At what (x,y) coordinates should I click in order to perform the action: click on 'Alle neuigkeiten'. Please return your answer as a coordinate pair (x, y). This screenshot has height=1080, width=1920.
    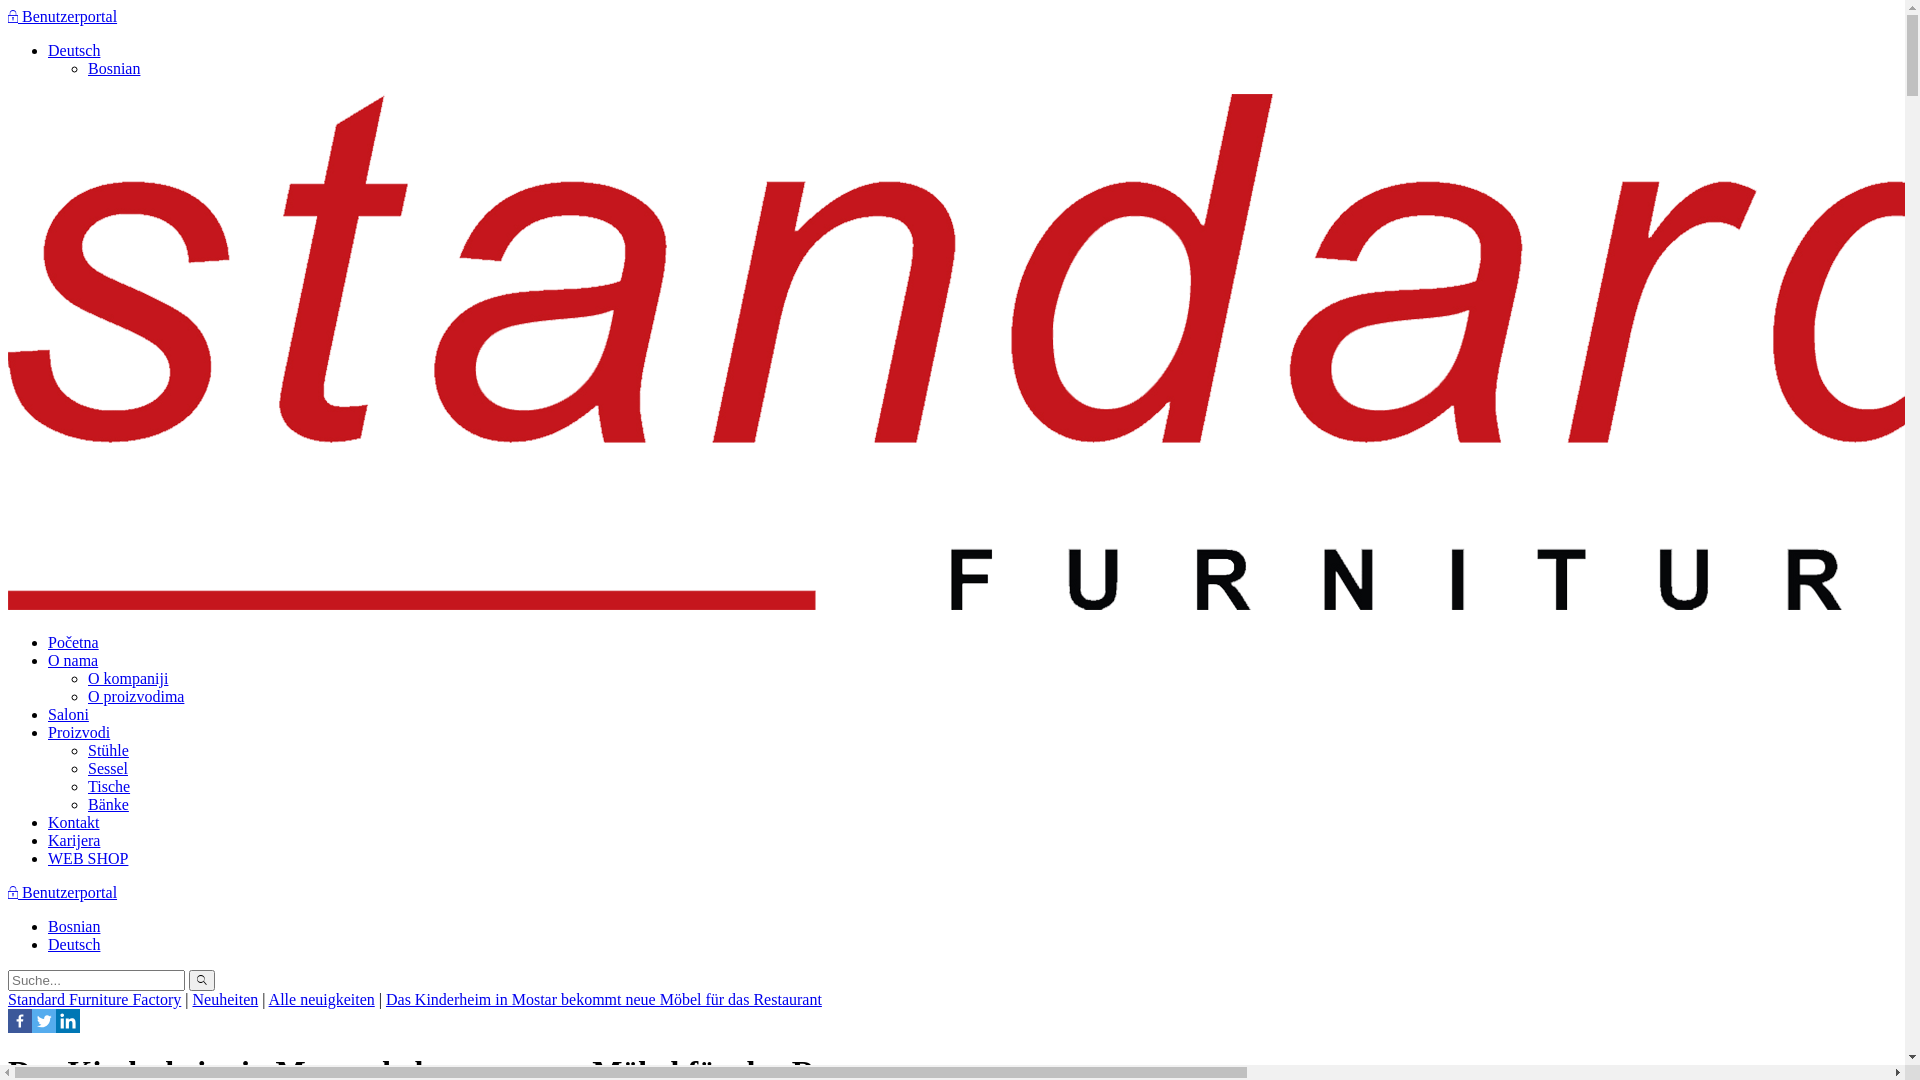
    Looking at the image, I should click on (321, 999).